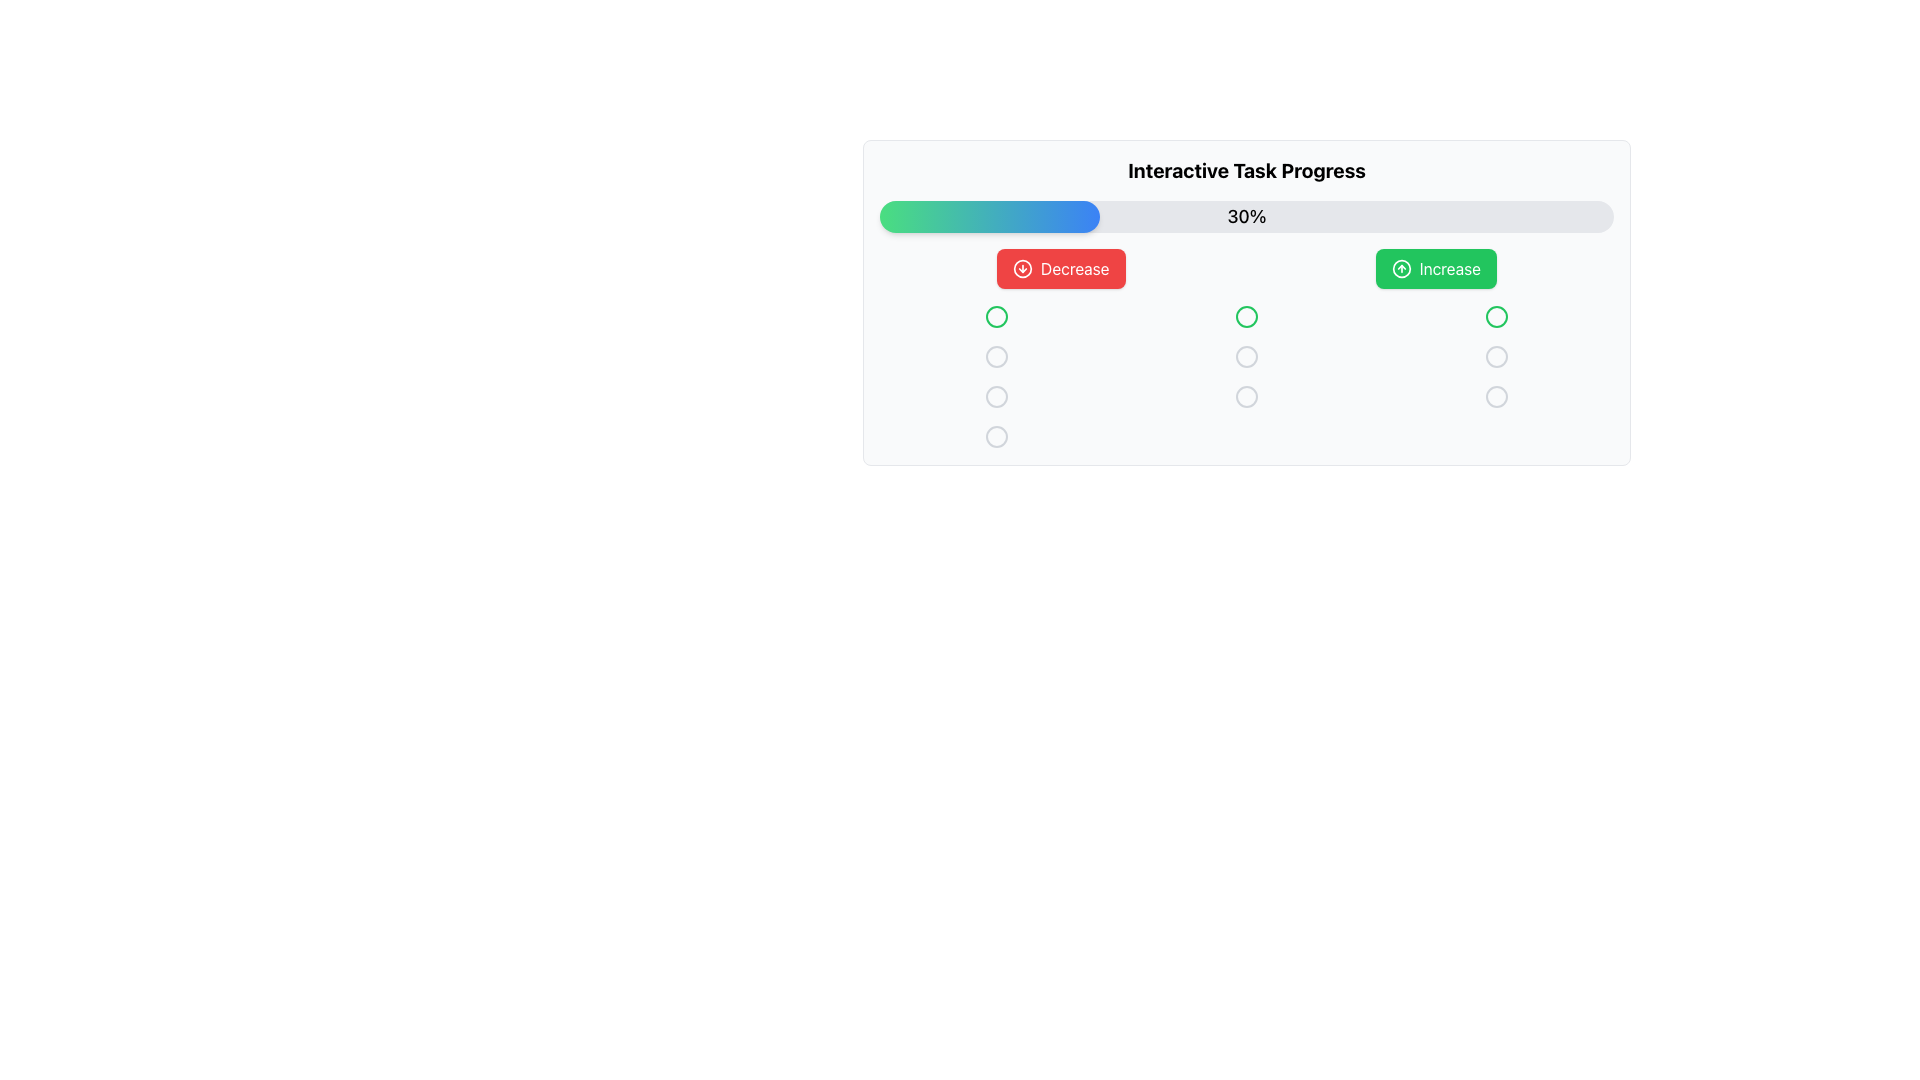  I want to click on the circular SVG element with a green stroke outline, so click(1497, 315).